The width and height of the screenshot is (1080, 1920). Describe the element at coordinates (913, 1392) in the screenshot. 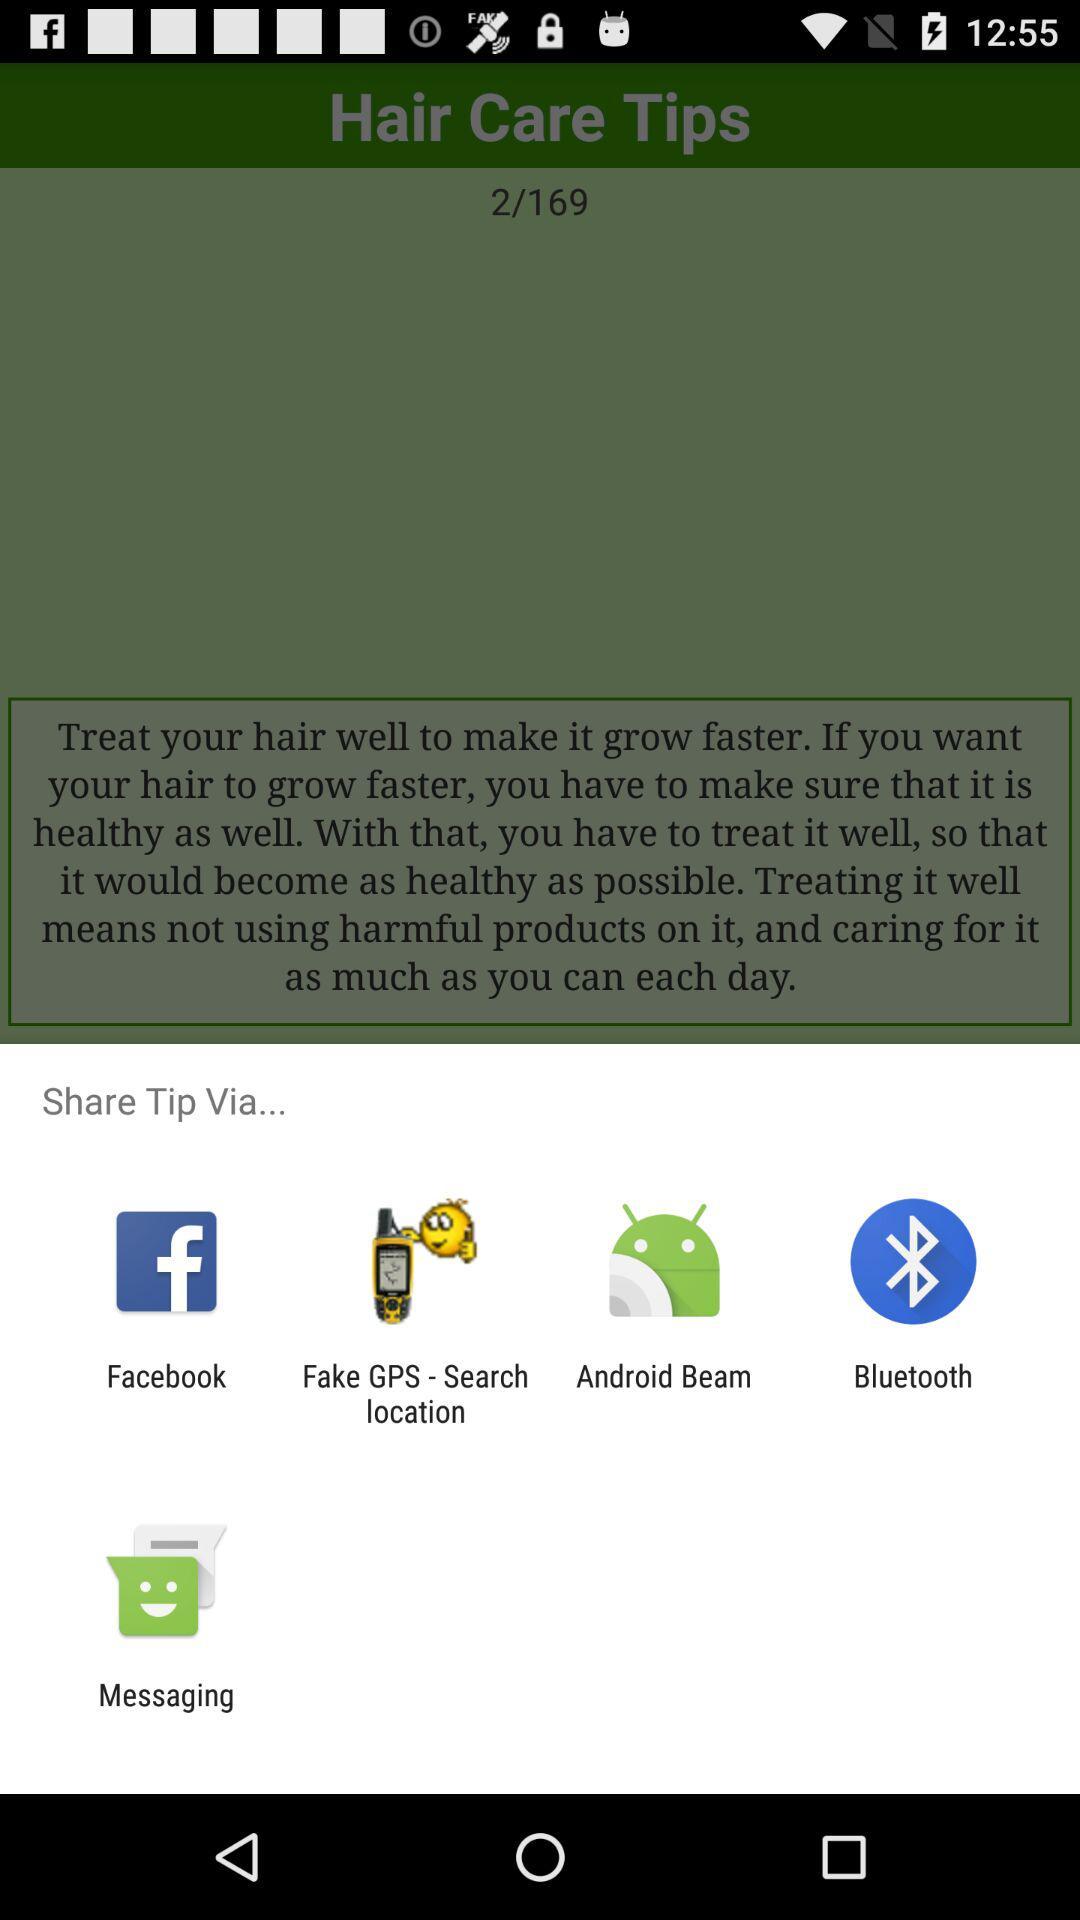

I see `the bluetooth at the bottom right corner` at that location.